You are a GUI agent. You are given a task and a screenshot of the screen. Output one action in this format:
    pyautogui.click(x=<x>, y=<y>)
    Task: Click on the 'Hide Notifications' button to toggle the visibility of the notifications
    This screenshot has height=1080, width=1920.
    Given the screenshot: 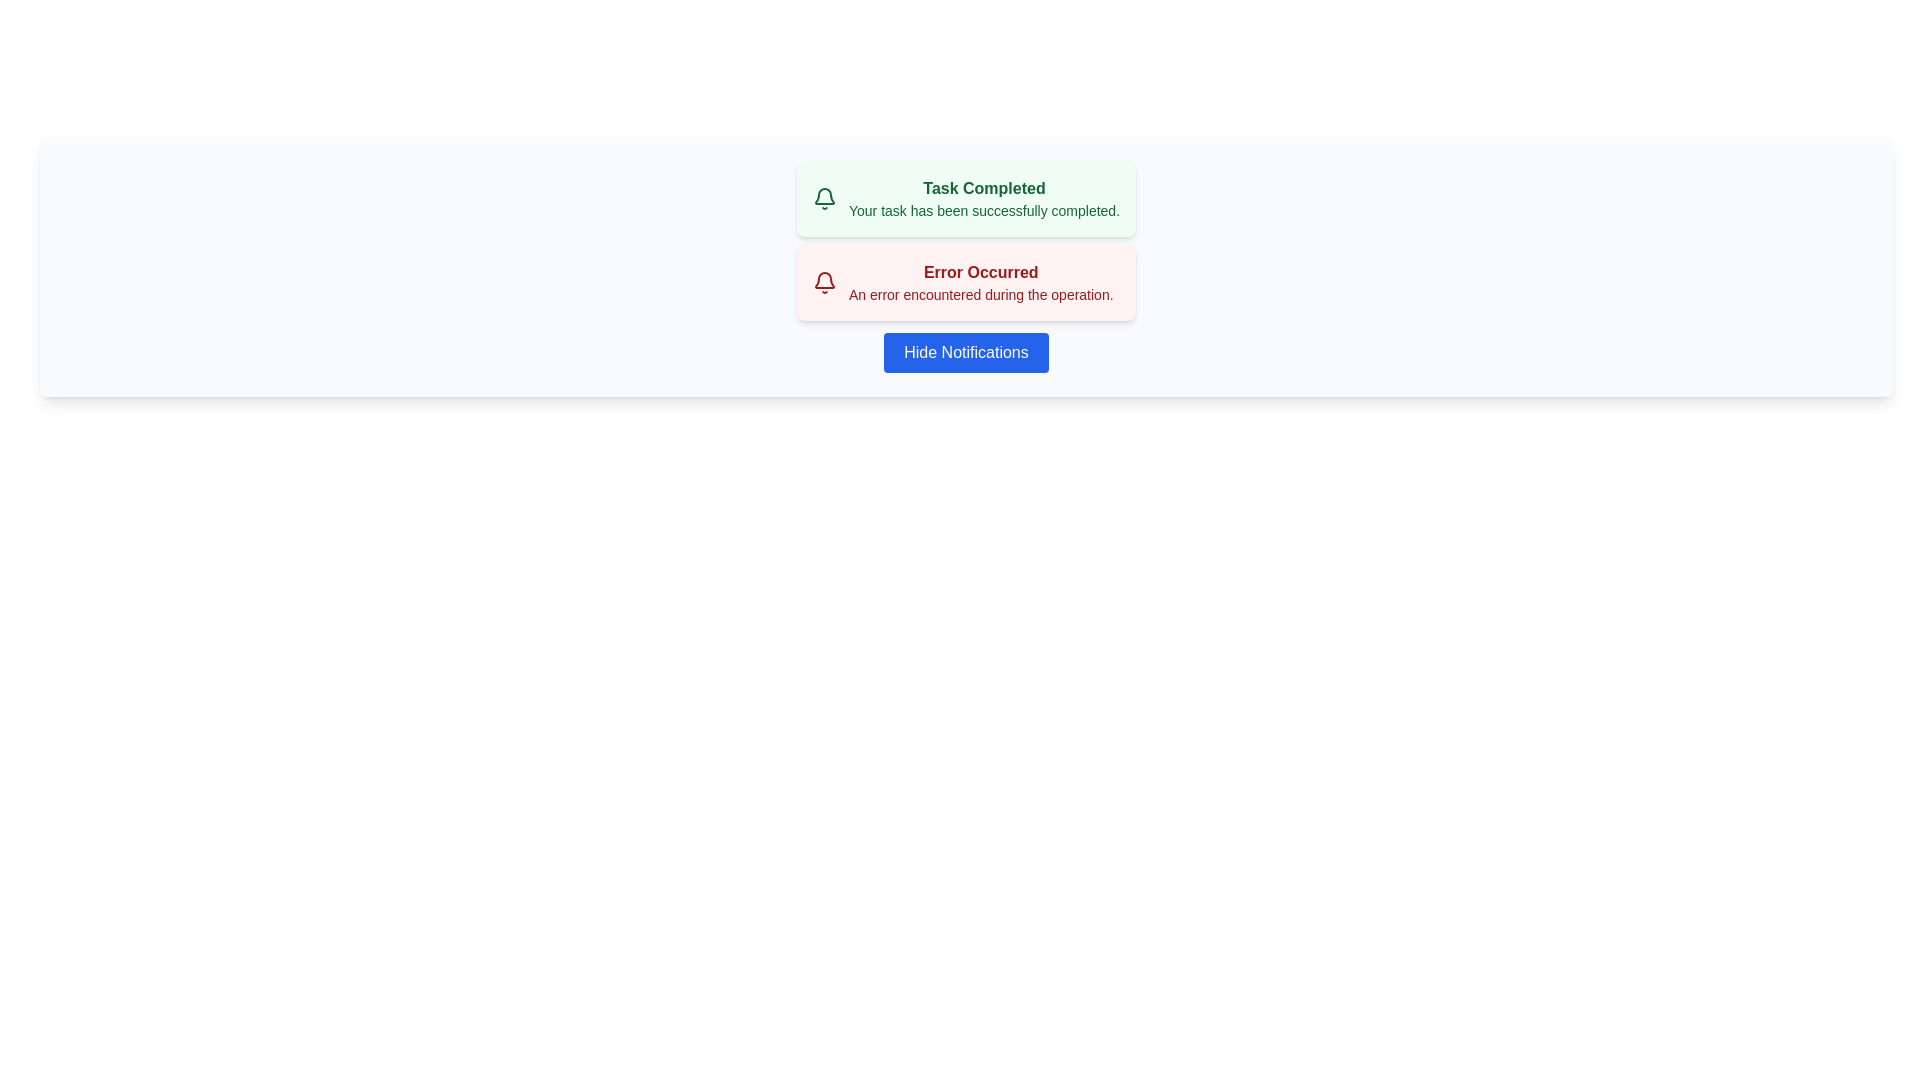 What is the action you would take?
    pyautogui.click(x=966, y=352)
    